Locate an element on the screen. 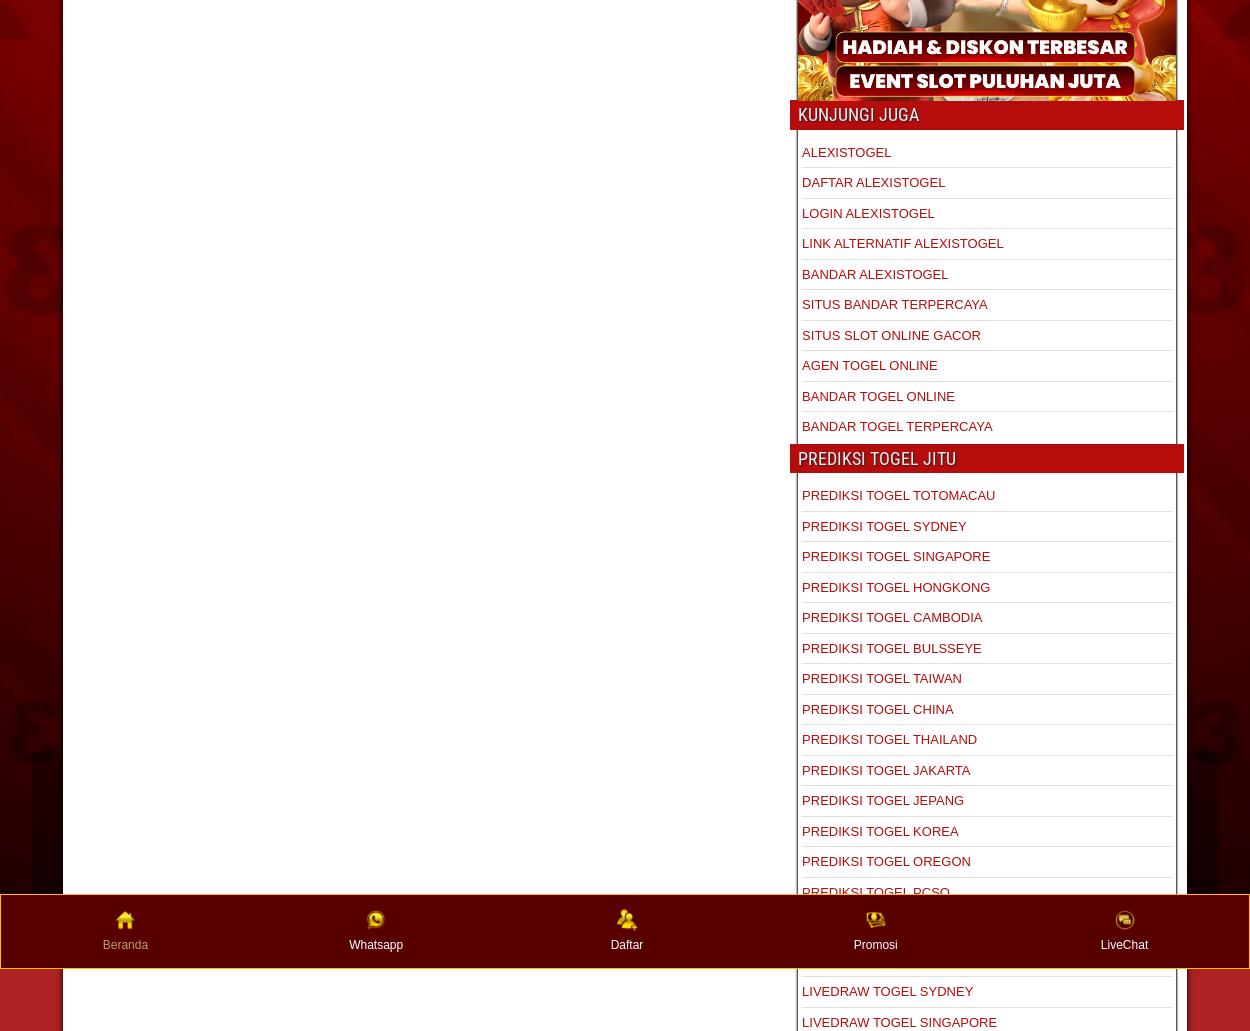 The height and width of the screenshot is (1031, 1250). 'LIVEDRAW TOGEL TOTOMACAU' is located at coordinates (902, 959).